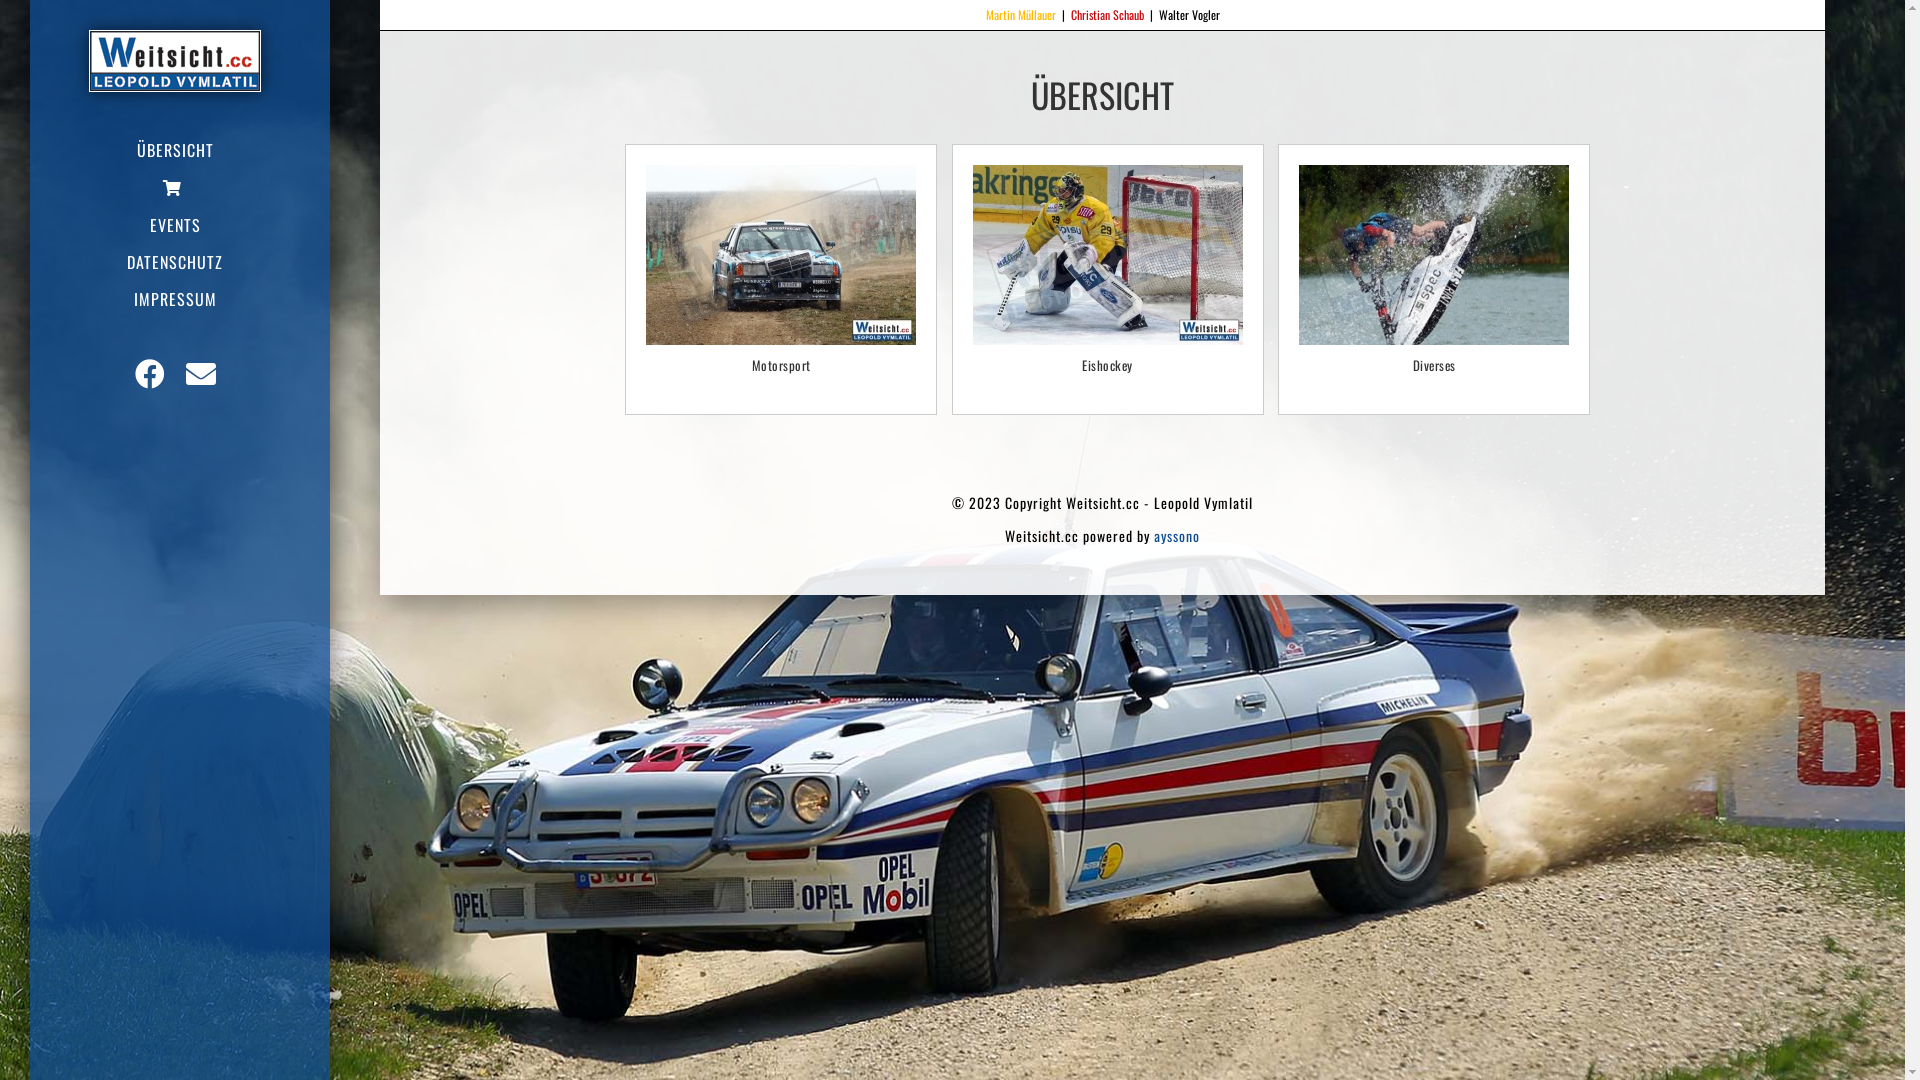 The width and height of the screenshot is (1920, 1080). What do you see at coordinates (1188, 14) in the screenshot?
I see `'Walter Vogler'` at bounding box center [1188, 14].